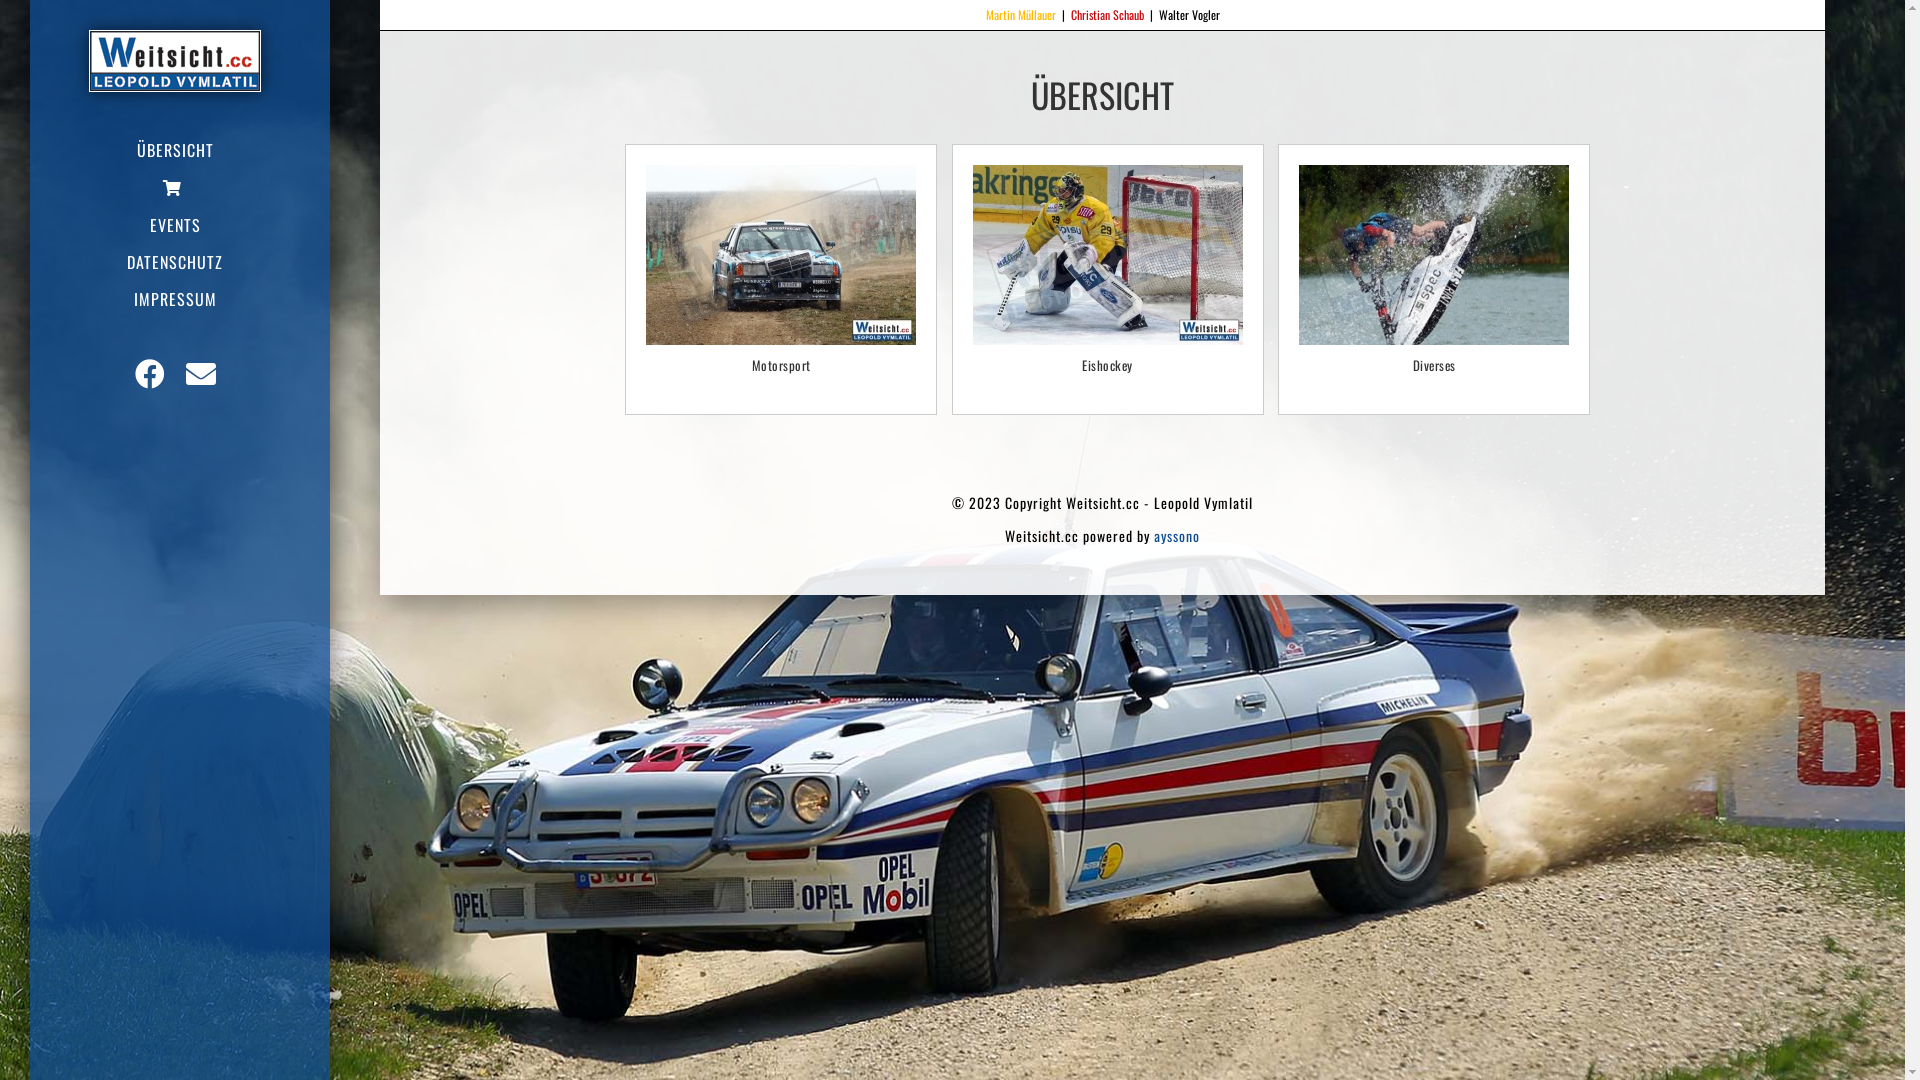 The width and height of the screenshot is (1920, 1080). What do you see at coordinates (1188, 14) in the screenshot?
I see `'Walter Vogler'` at bounding box center [1188, 14].